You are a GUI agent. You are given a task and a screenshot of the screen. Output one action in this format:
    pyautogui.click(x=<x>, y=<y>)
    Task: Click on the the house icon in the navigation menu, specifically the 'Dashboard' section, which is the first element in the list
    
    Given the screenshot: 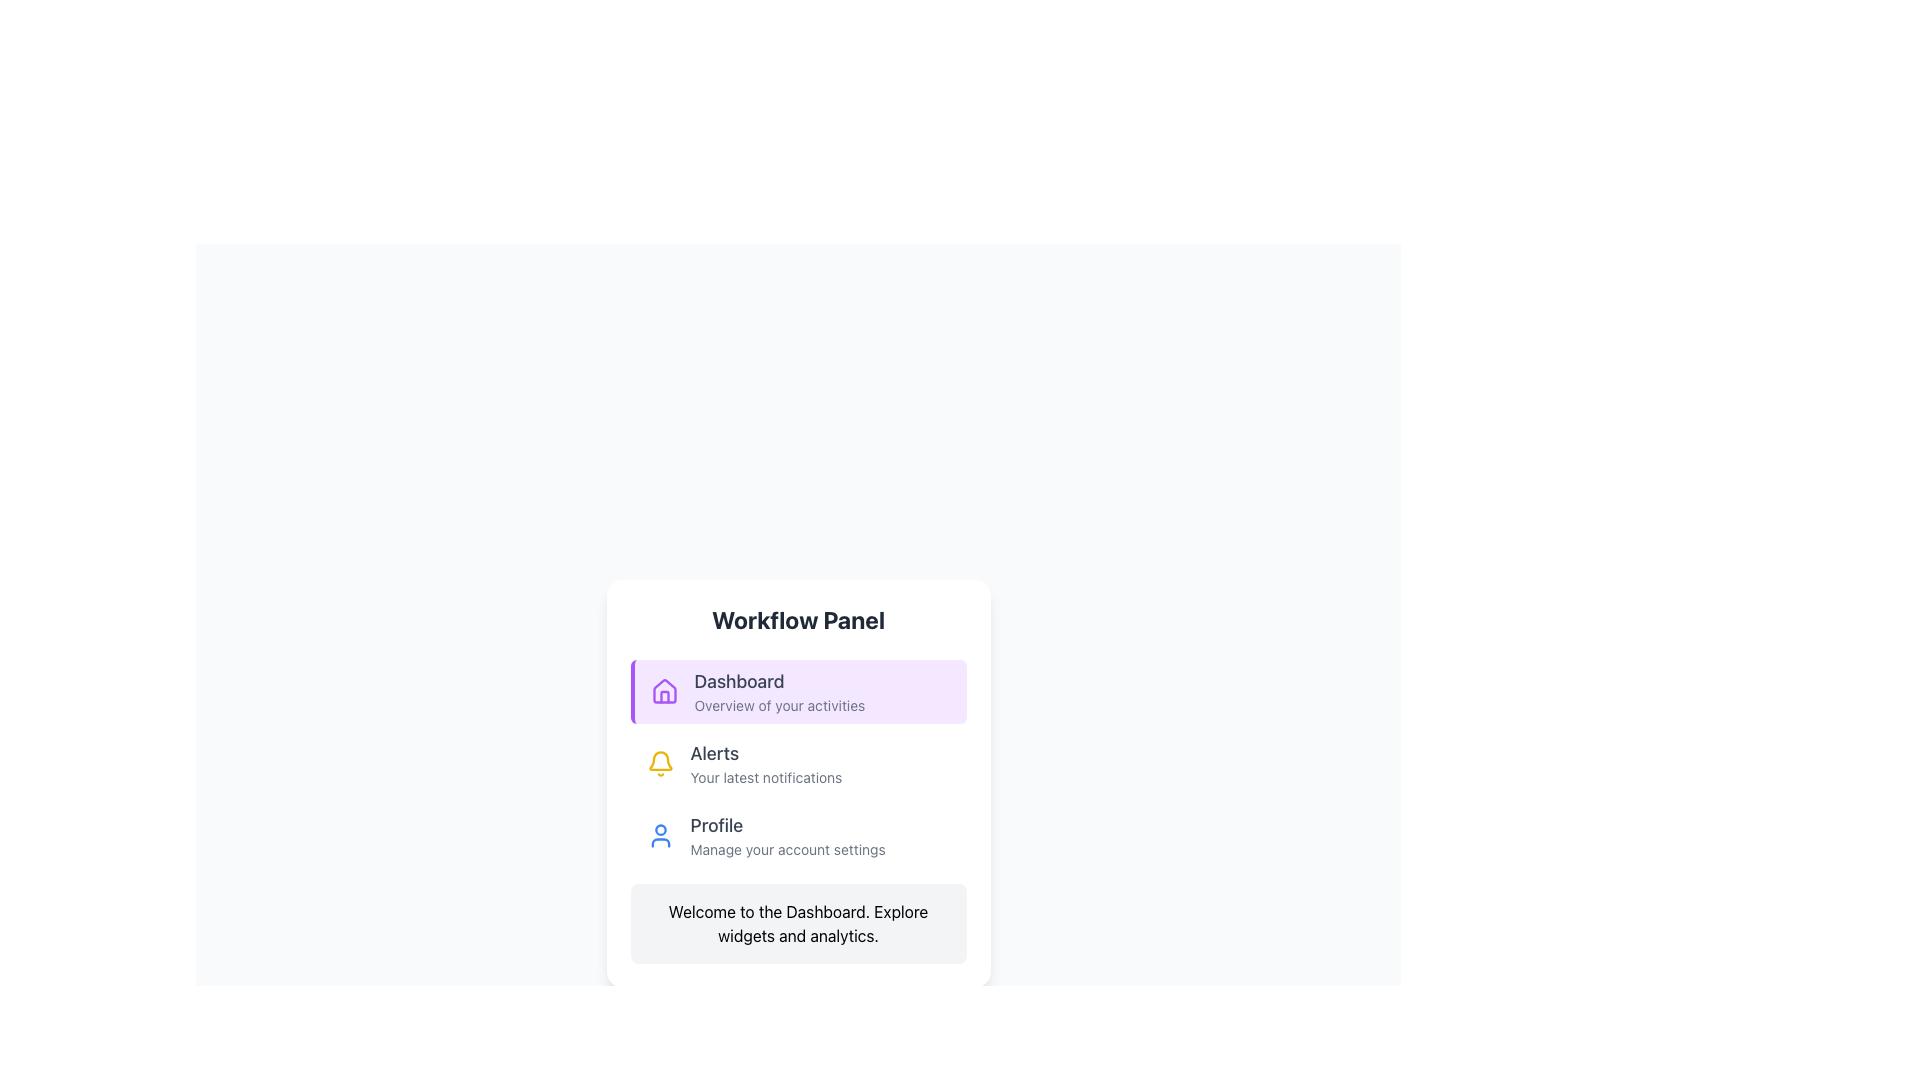 What is the action you would take?
    pyautogui.click(x=664, y=696)
    